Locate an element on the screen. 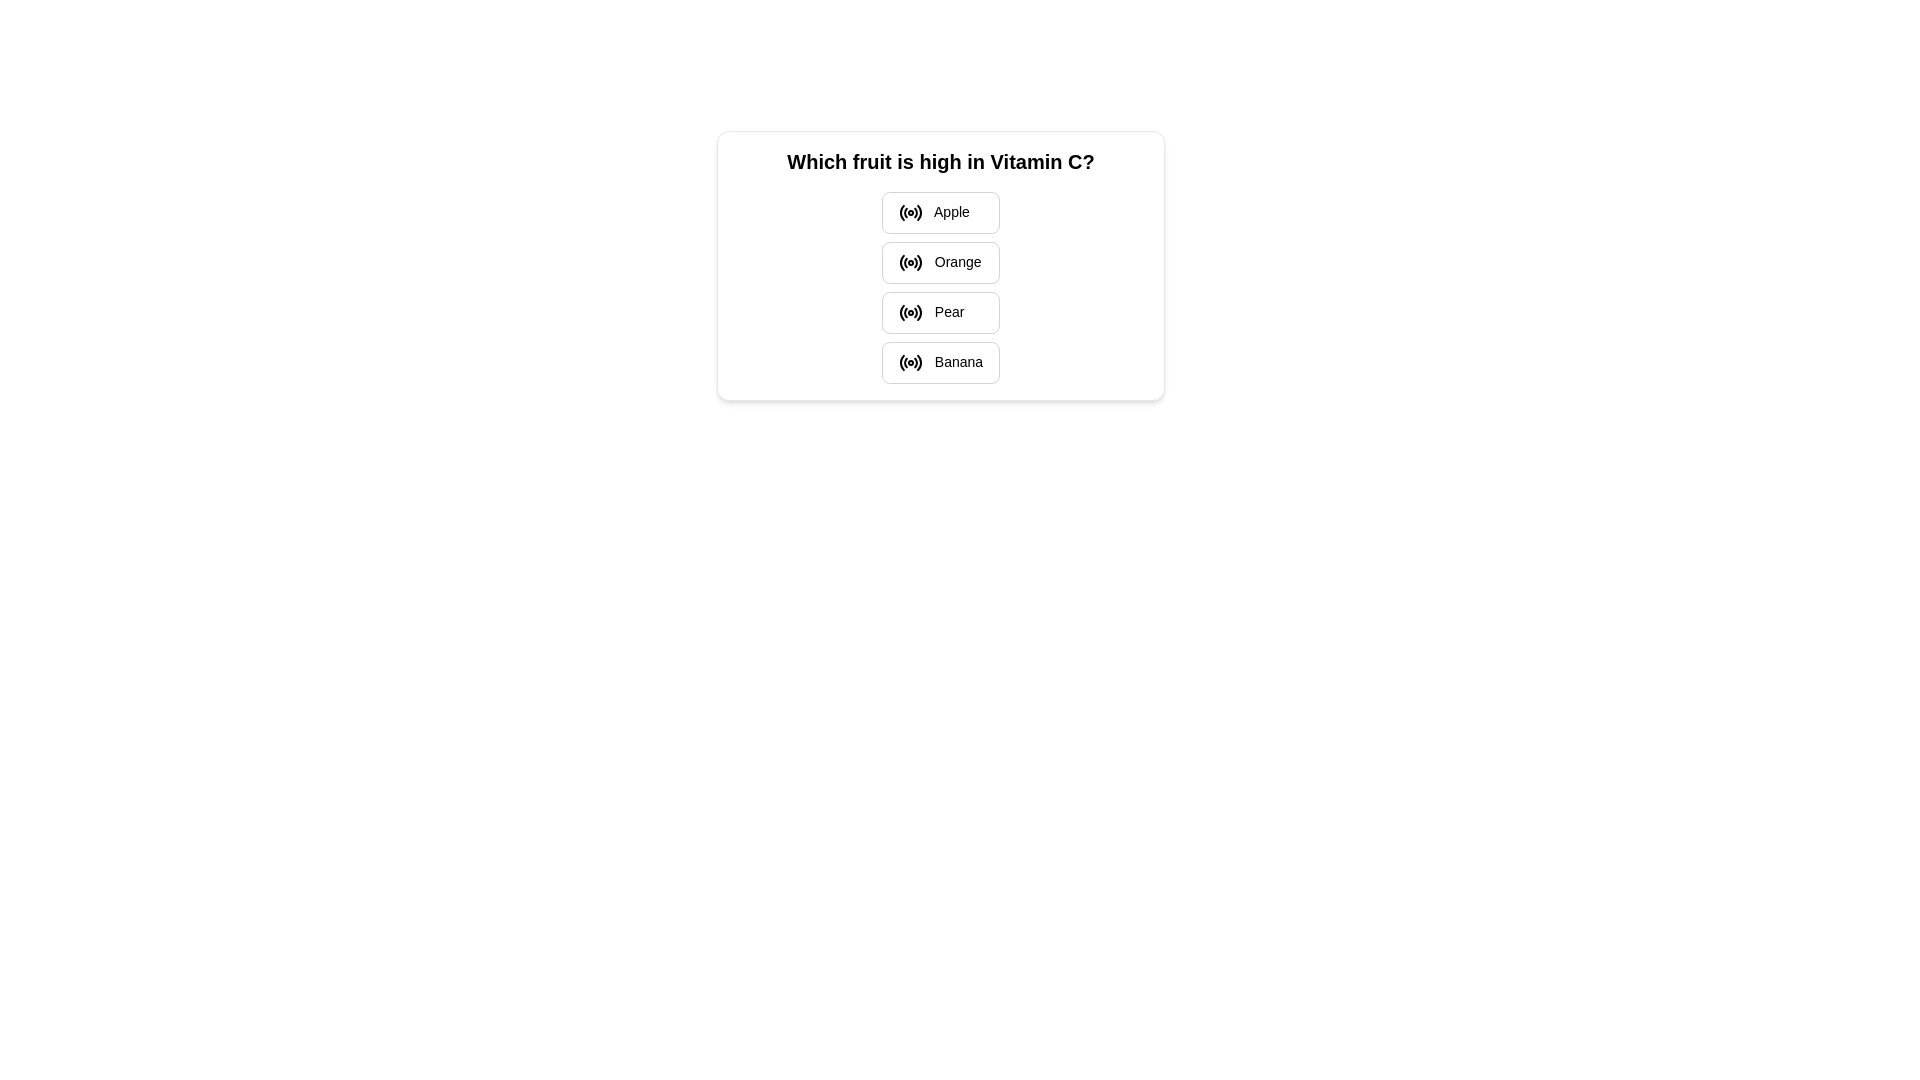  the graphical segment of the radio button for the 'Orange' option, which visually represents the state of the option (selected or unselected) is located at coordinates (915, 262).